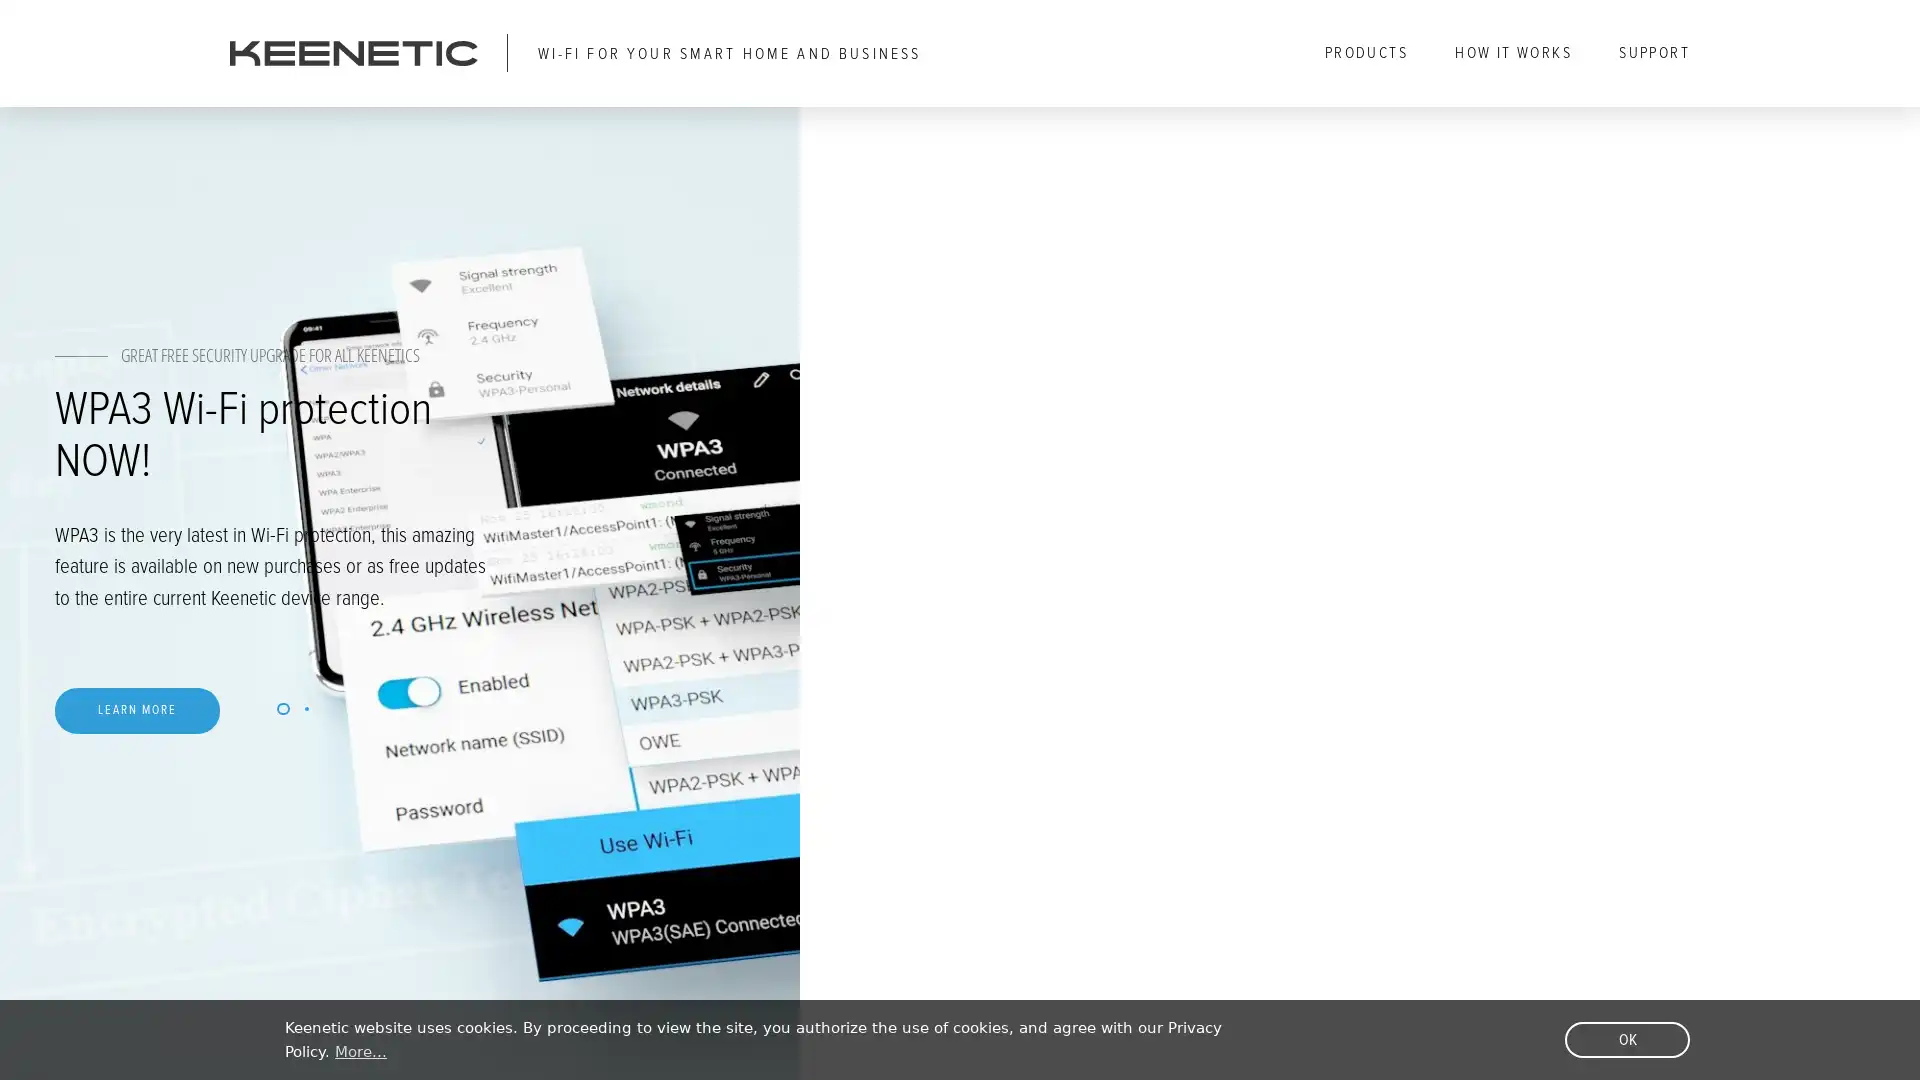 Image resolution: width=1920 pixels, height=1080 pixels. Describe the element at coordinates (1627, 1038) in the screenshot. I see `dismiss cookie message` at that location.